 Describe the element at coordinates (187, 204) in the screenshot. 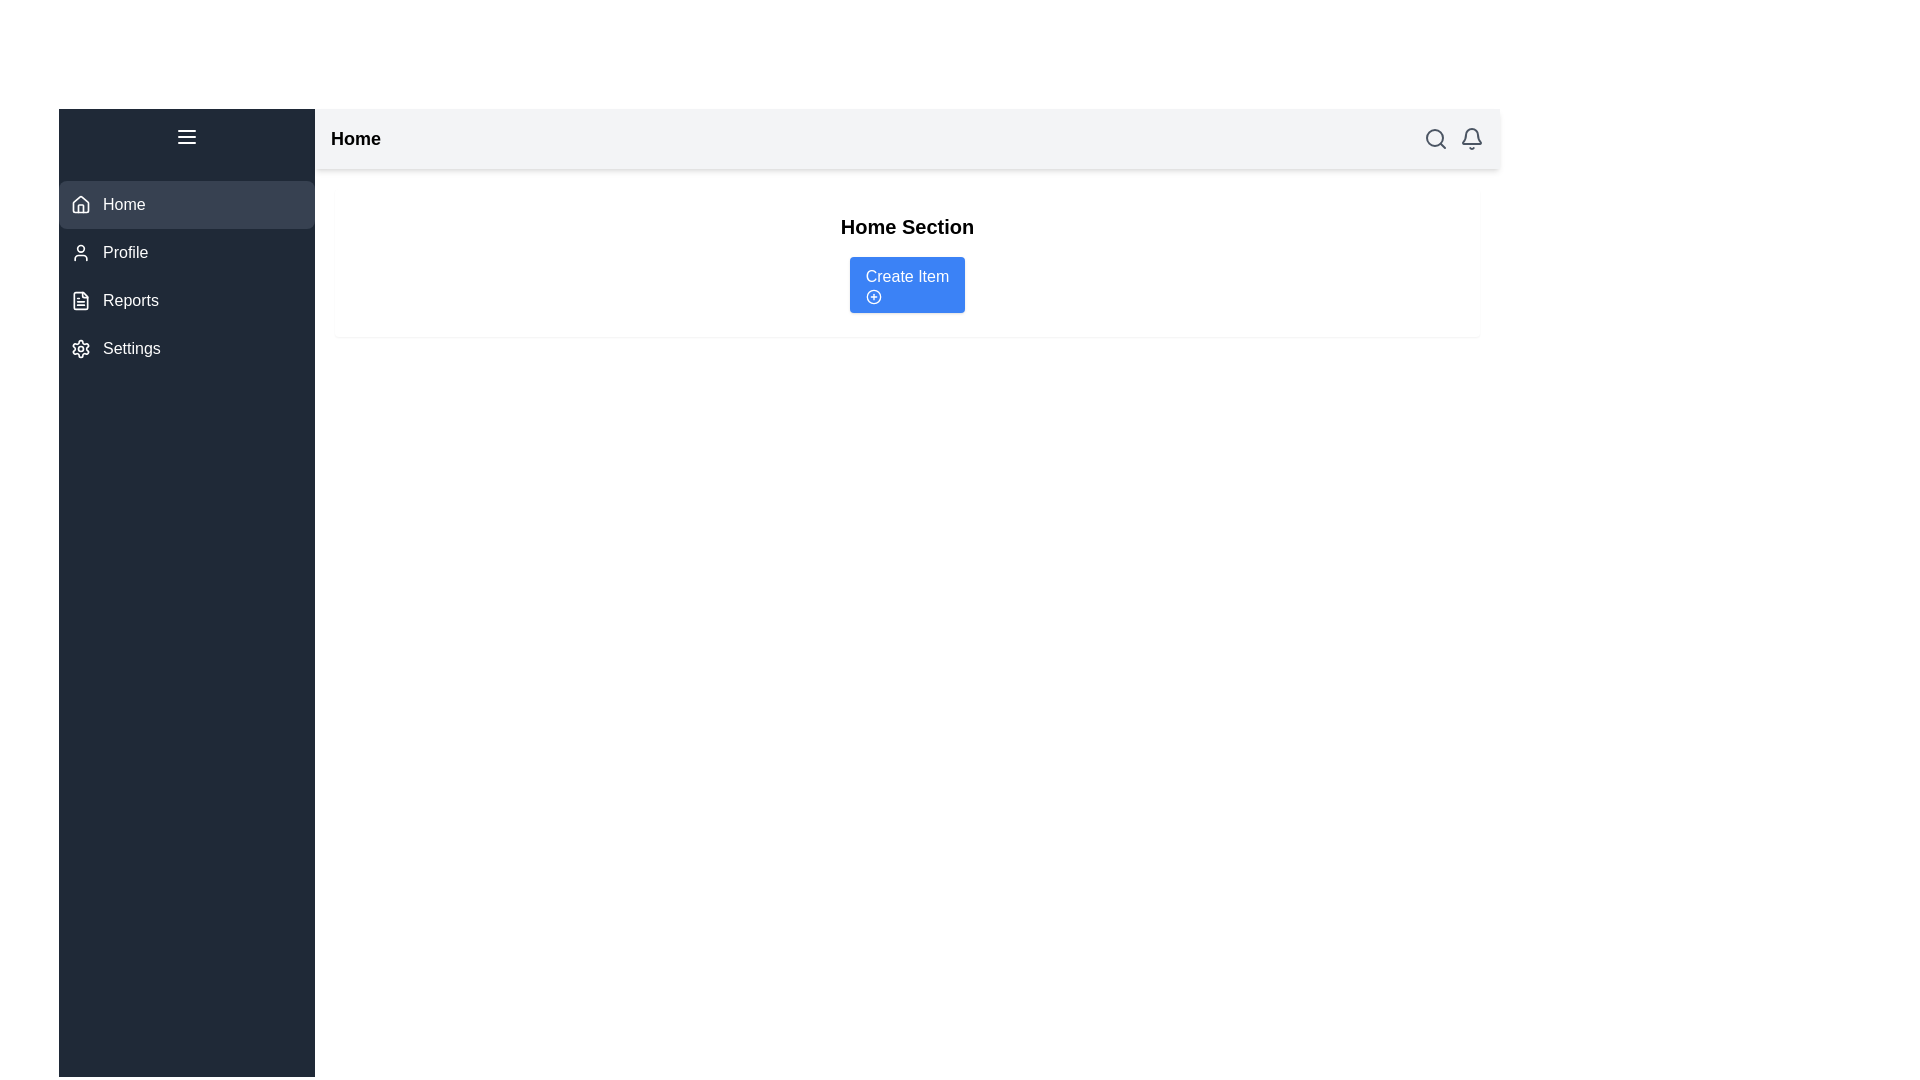

I see `the 'Home' sidebar navigation item to observe the color change` at that location.